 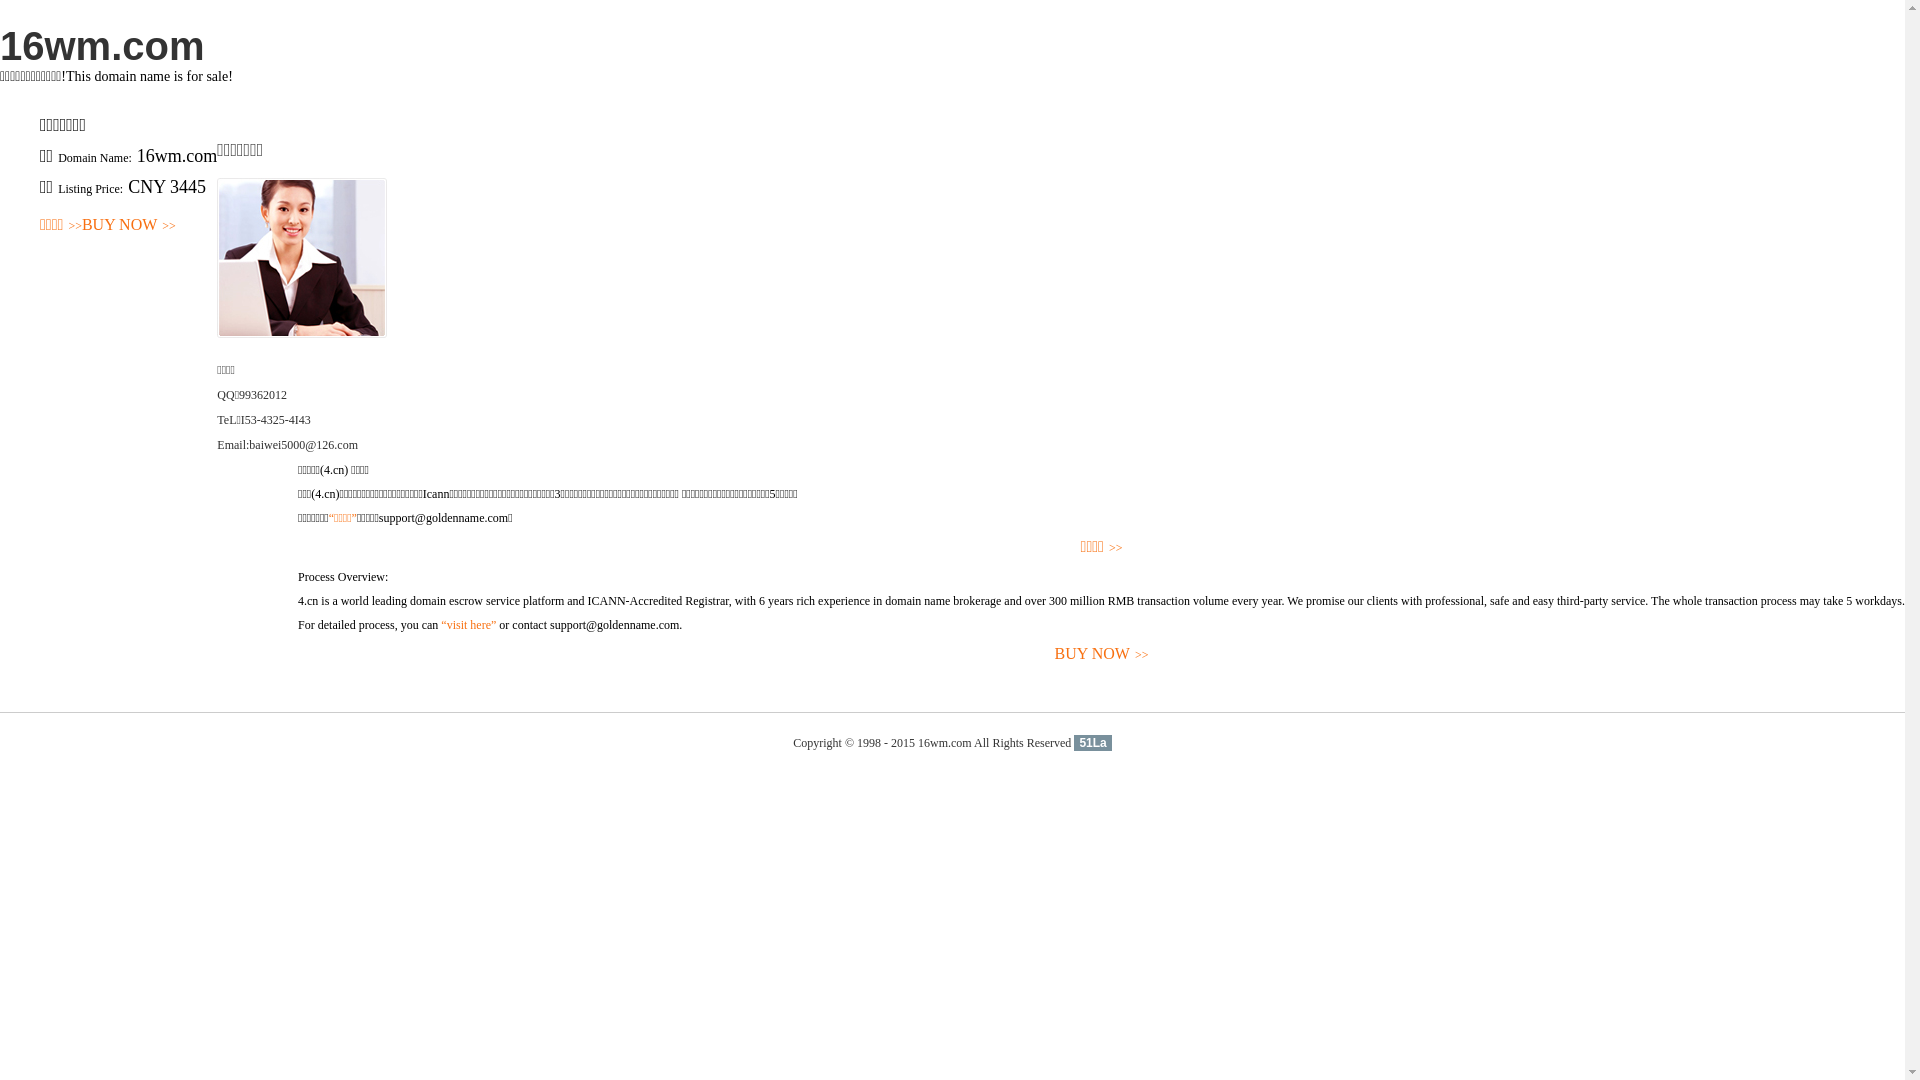 What do you see at coordinates (128, 225) in the screenshot?
I see `'BUY NOW>>'` at bounding box center [128, 225].